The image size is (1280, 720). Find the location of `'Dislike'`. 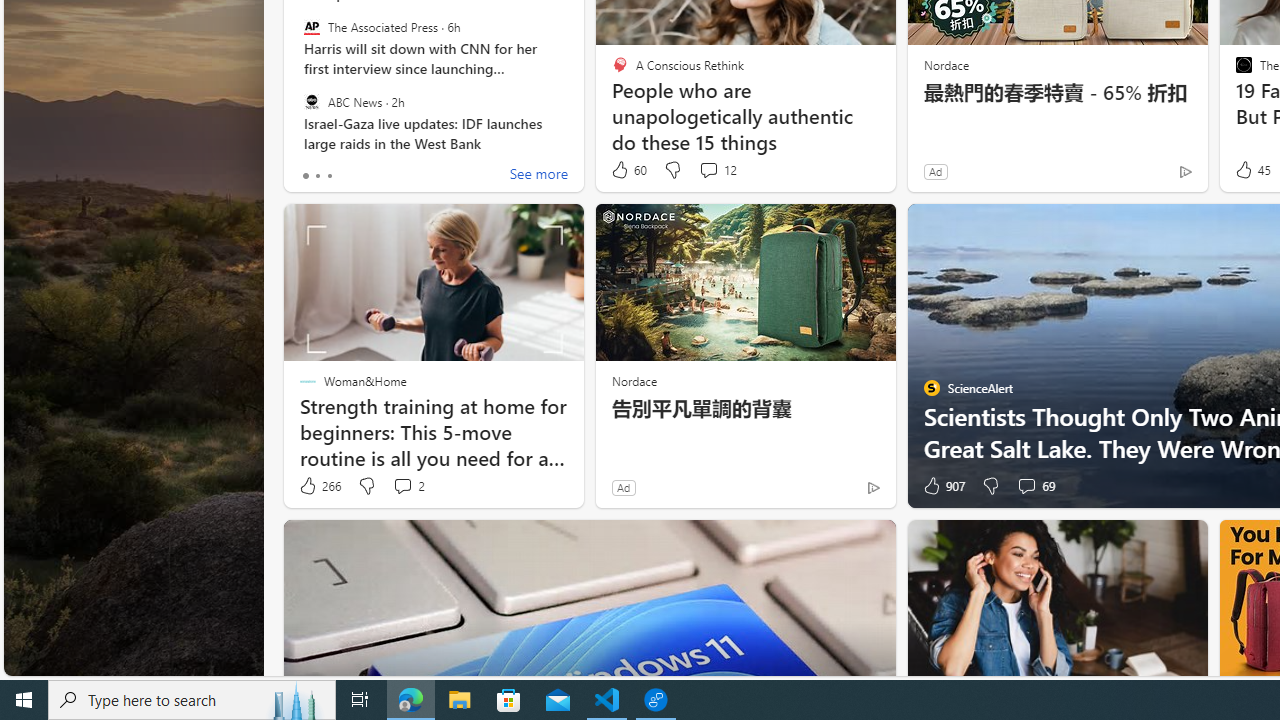

'Dislike' is located at coordinates (990, 486).